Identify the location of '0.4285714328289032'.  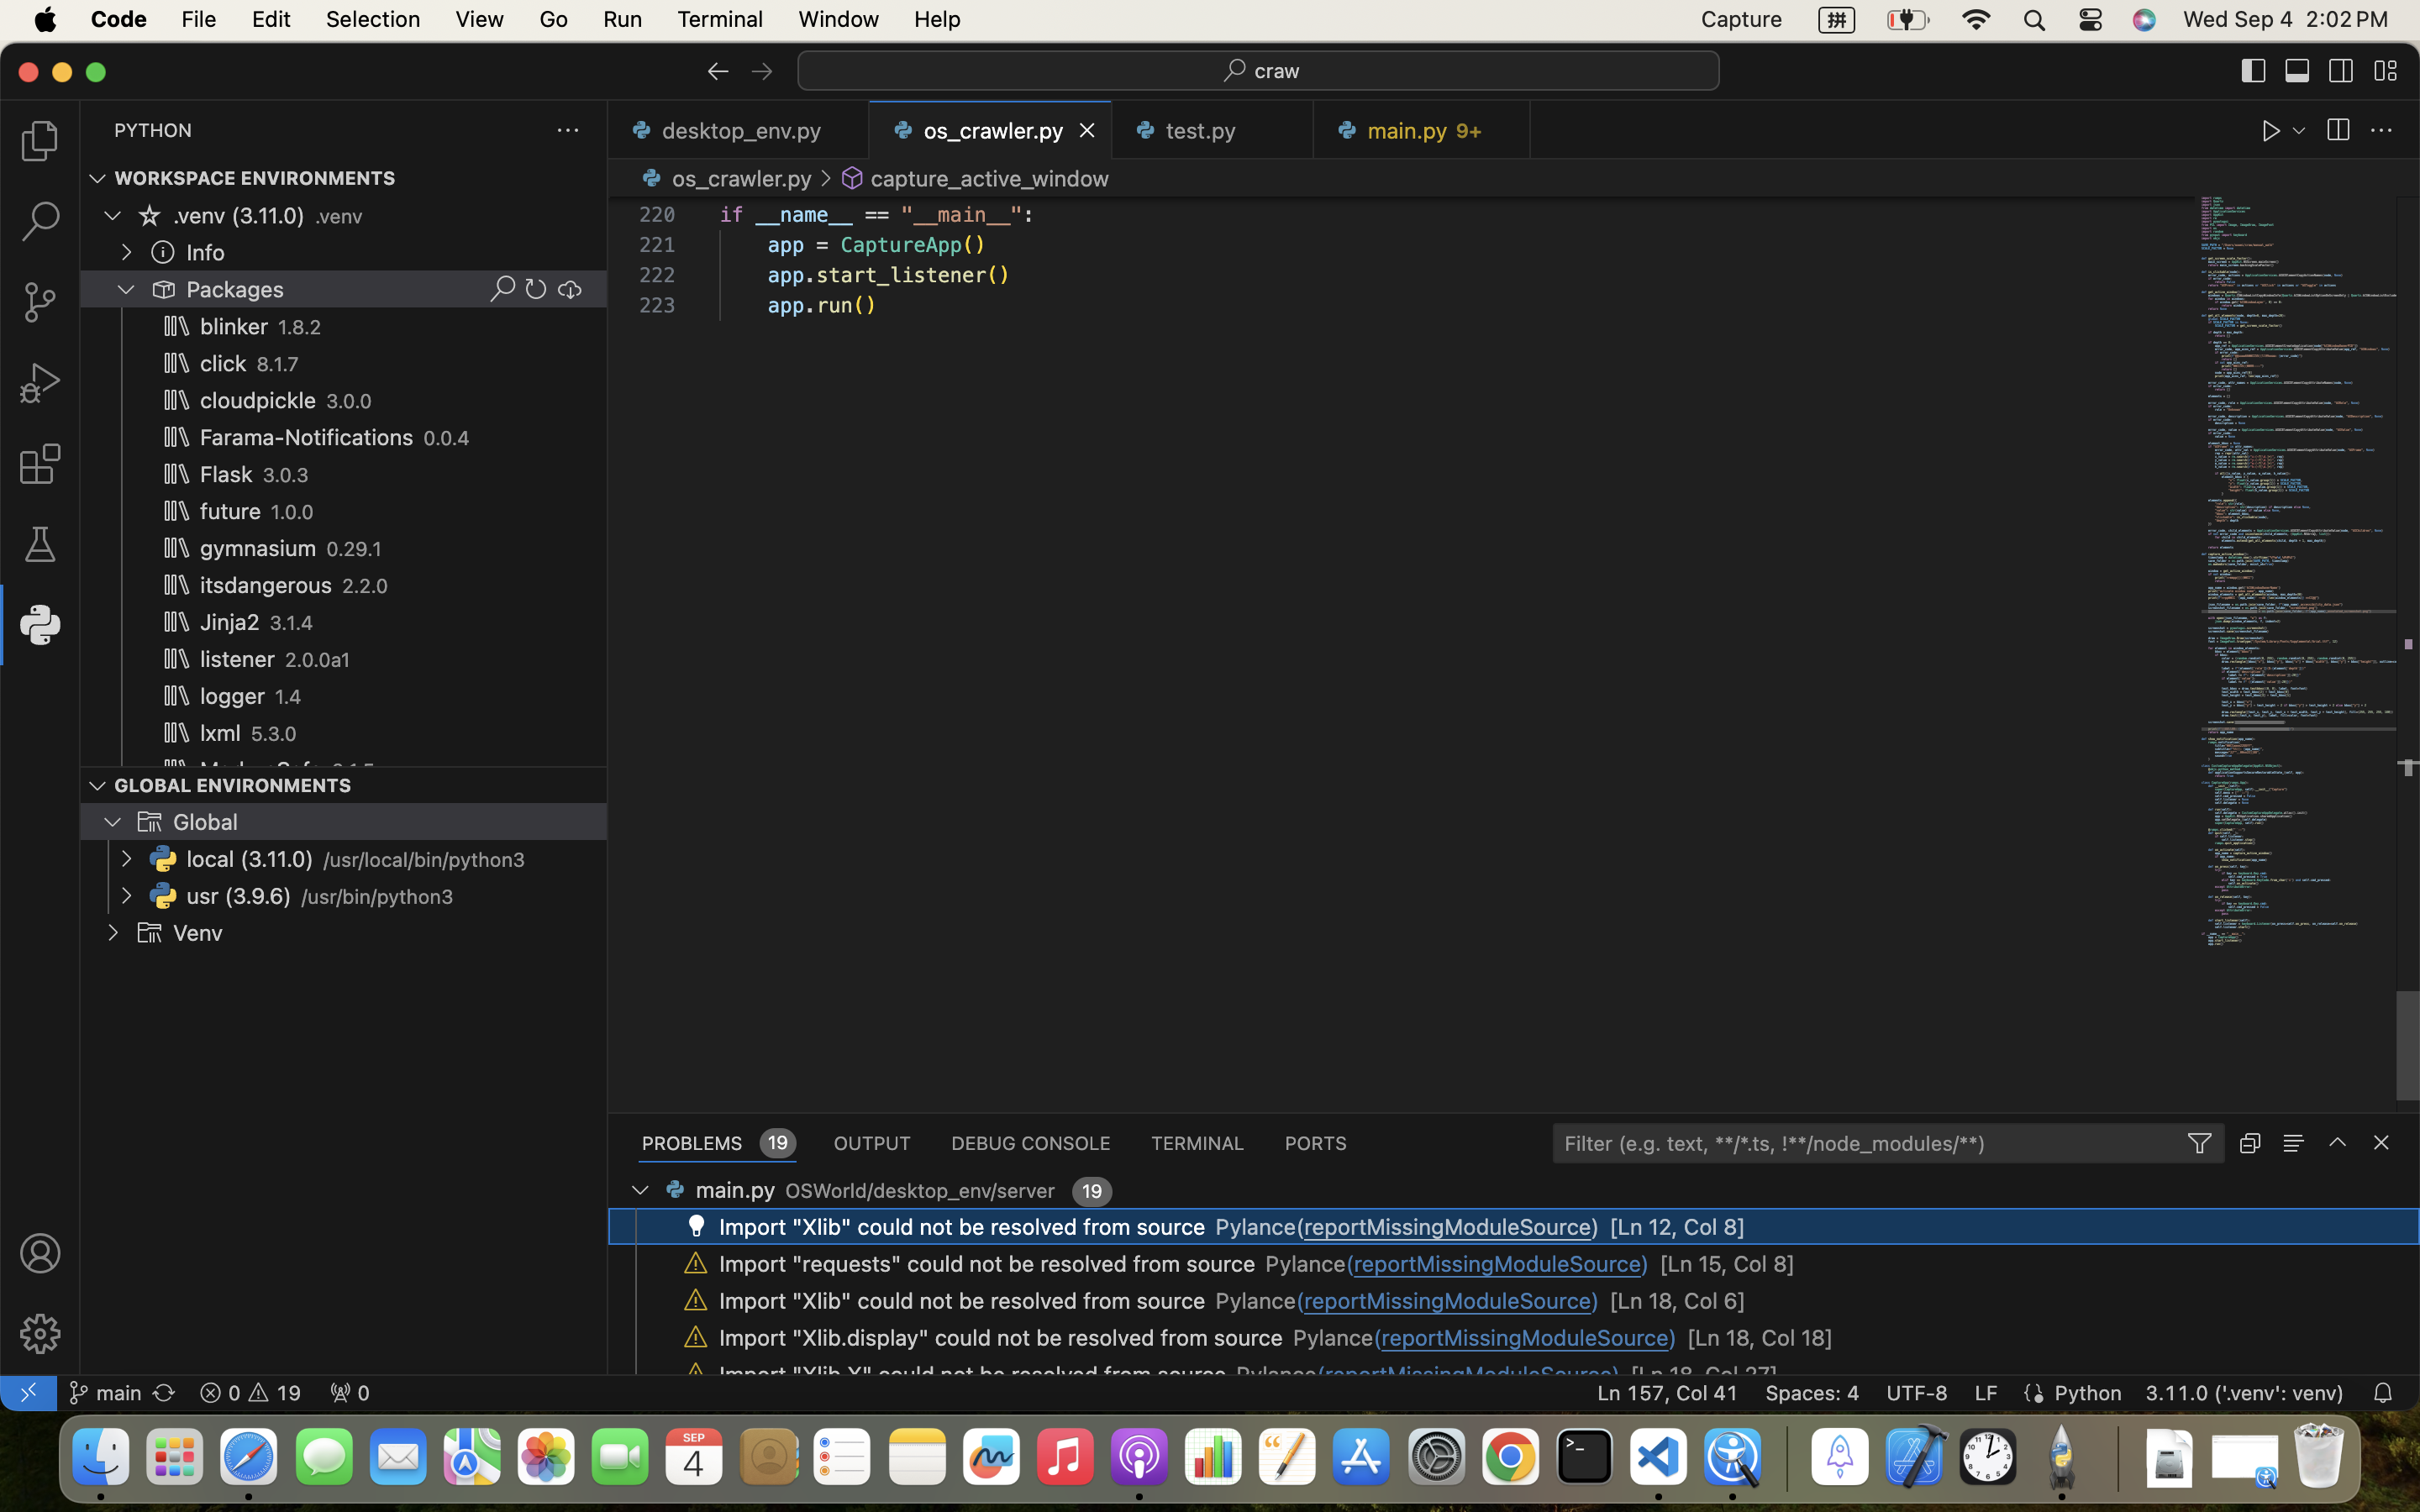
(1785, 1457).